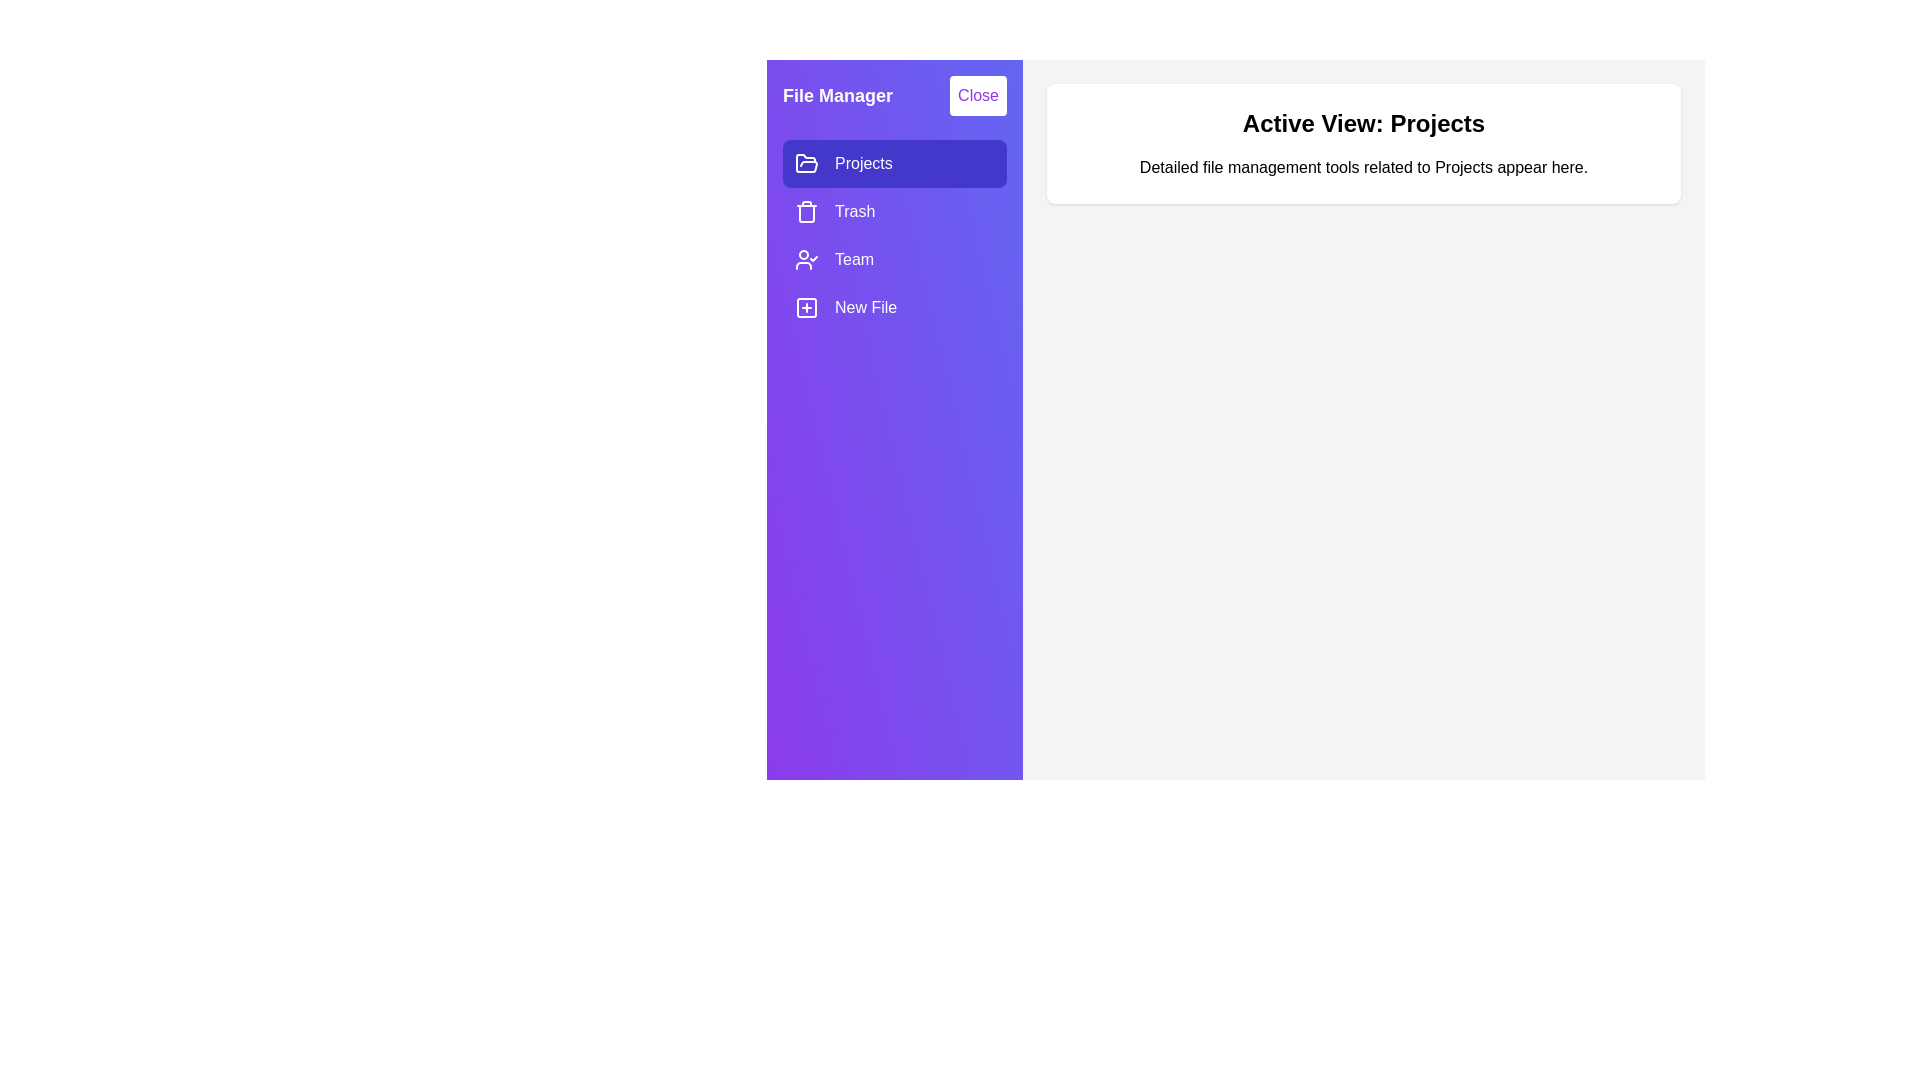  What do you see at coordinates (893, 212) in the screenshot?
I see `the drawer item Trash to observe its hover effect` at bounding box center [893, 212].